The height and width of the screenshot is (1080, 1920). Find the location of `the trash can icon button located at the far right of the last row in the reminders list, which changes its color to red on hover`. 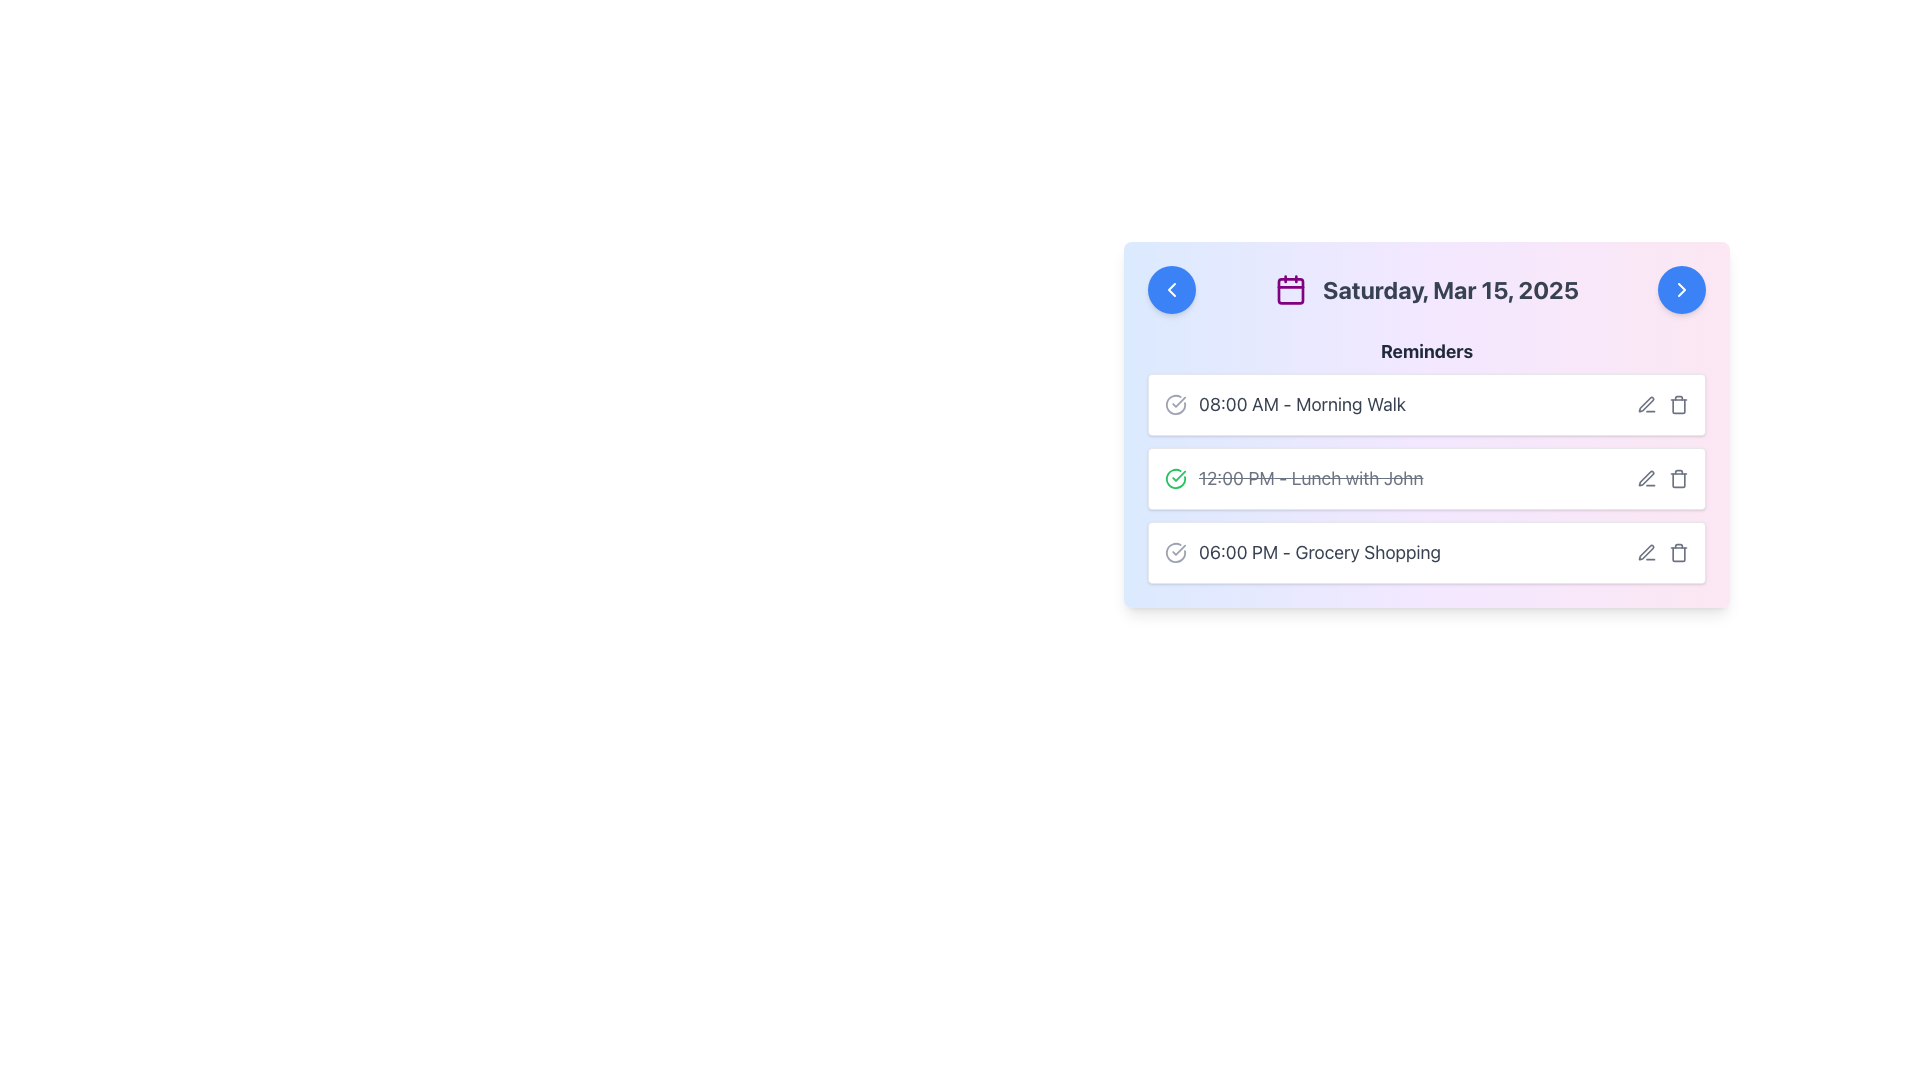

the trash can icon button located at the far right of the last row in the reminders list, which changes its color to red on hover is located at coordinates (1679, 552).